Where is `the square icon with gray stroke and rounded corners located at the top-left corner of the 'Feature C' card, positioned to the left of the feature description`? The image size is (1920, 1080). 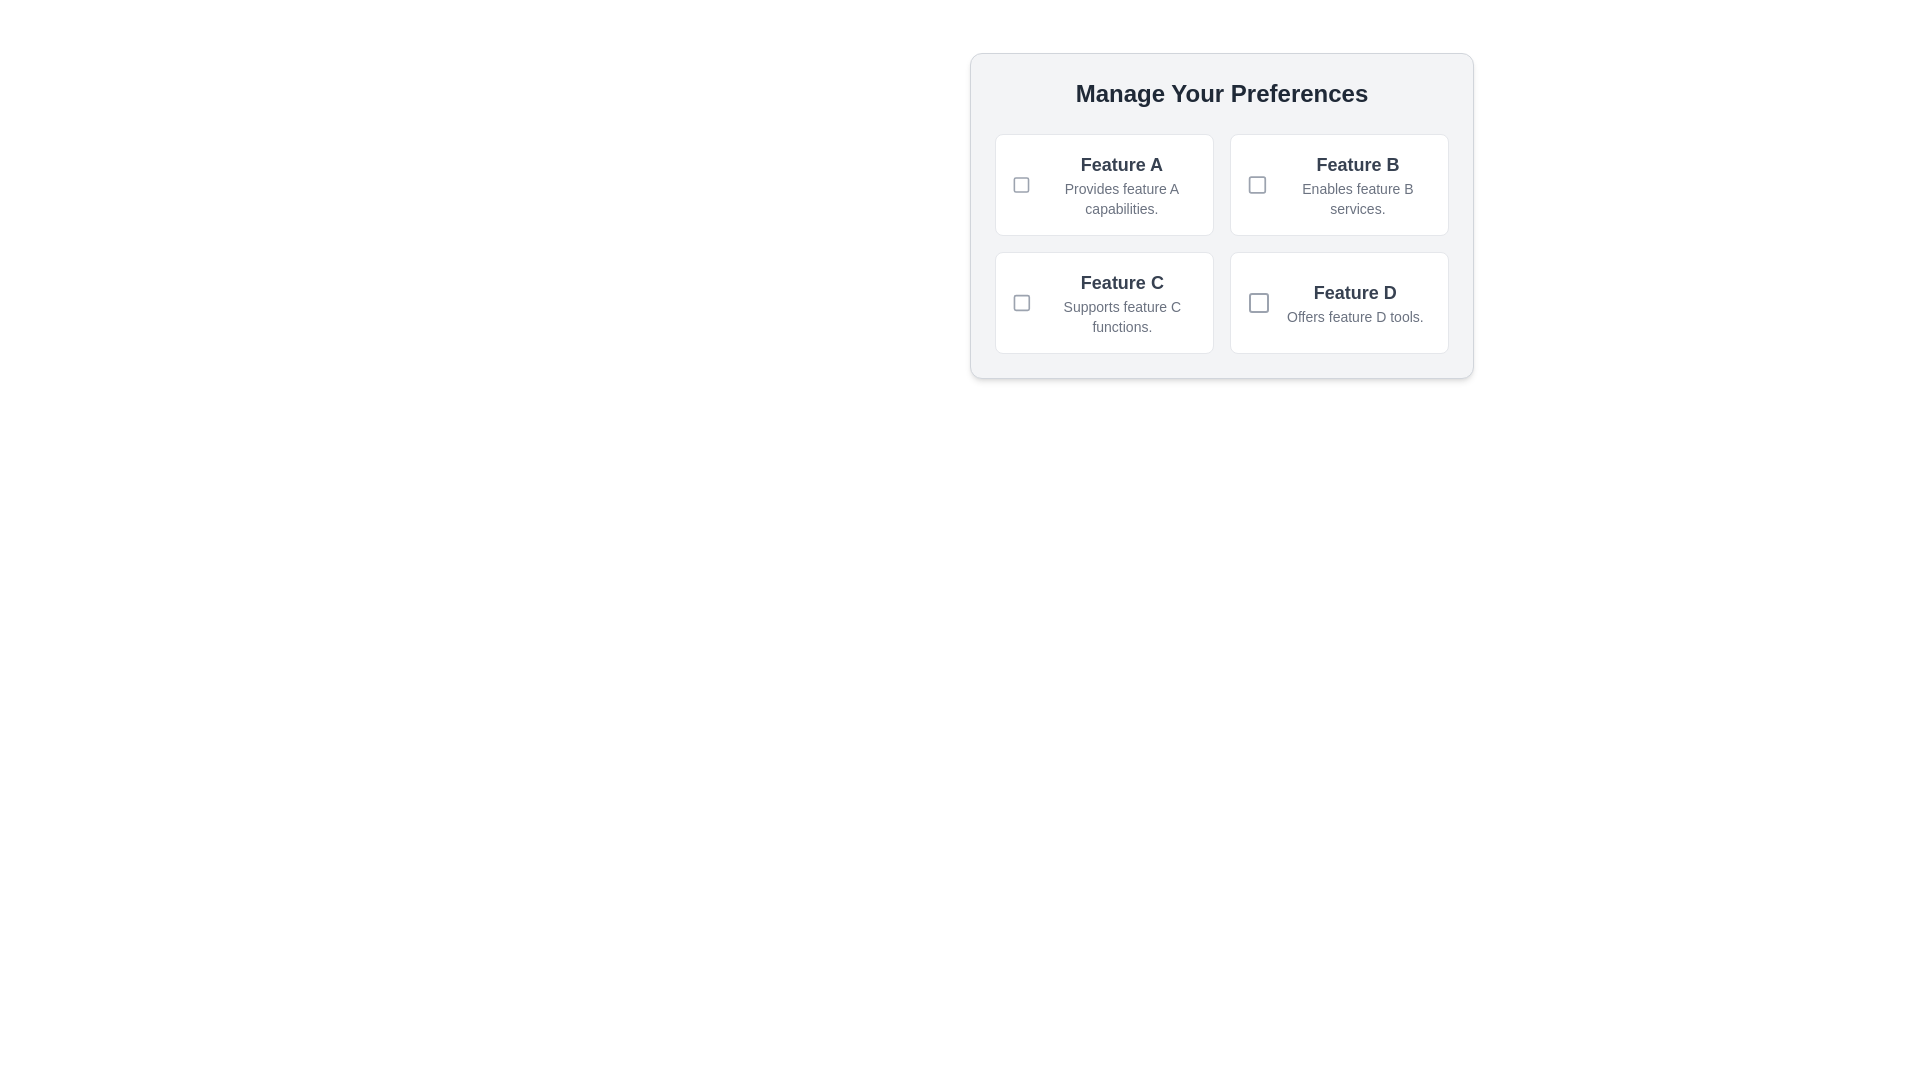 the square icon with gray stroke and rounded corners located at the top-left corner of the 'Feature C' card, positioned to the left of the feature description is located at coordinates (1021, 303).